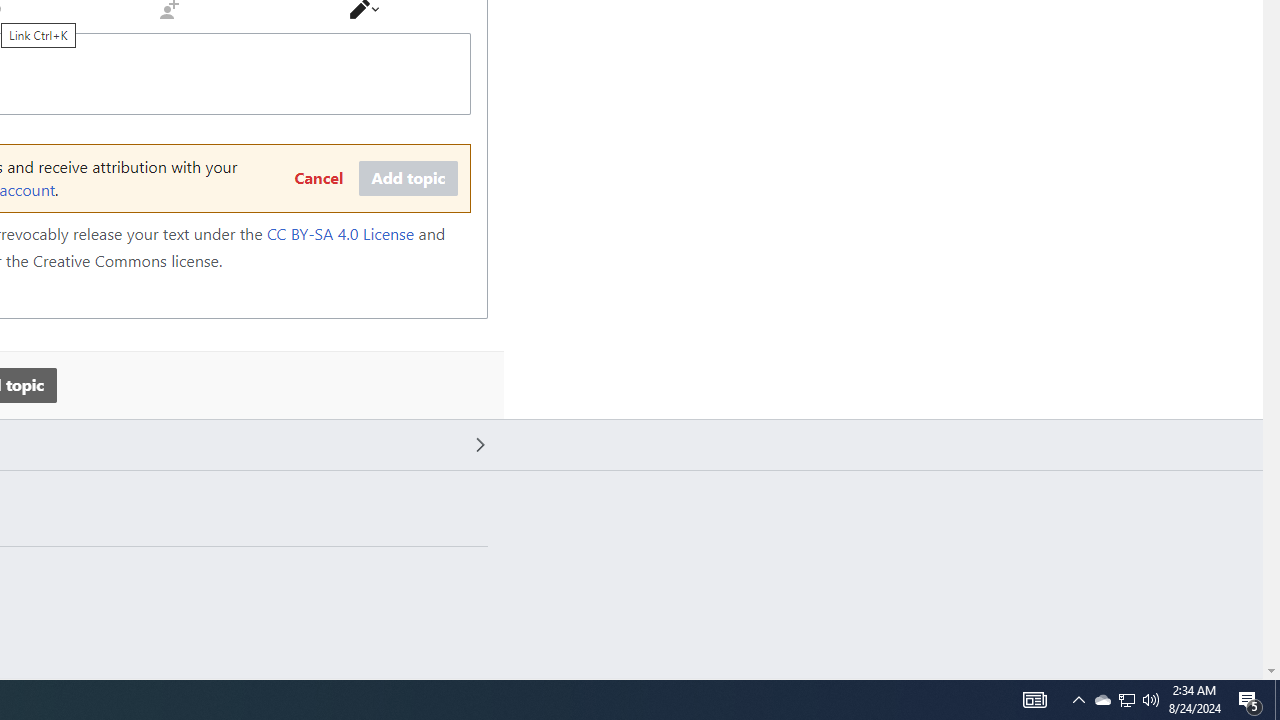 The image size is (1280, 720). Describe the element at coordinates (407, 178) in the screenshot. I see `'Add topic'` at that location.